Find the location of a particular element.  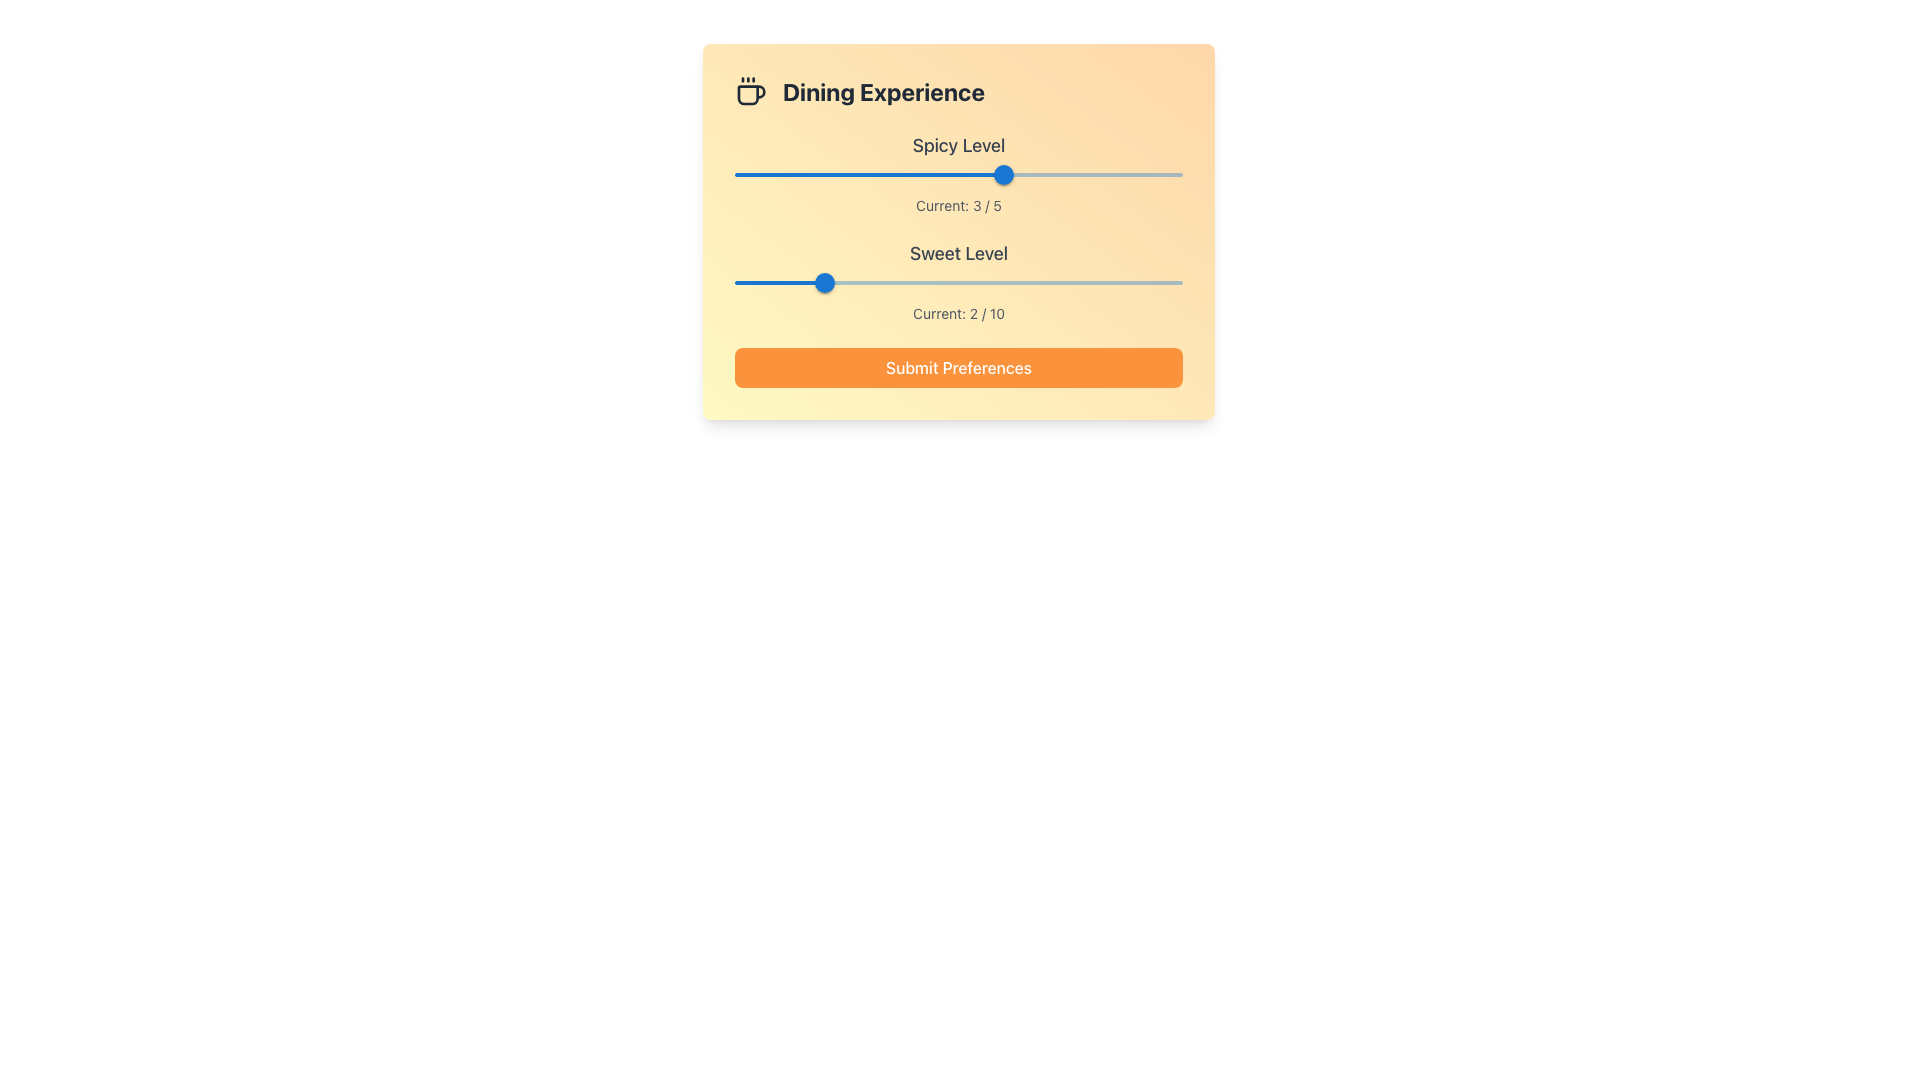

the 'Spicy Level' slider, which is the first slider under the label 'Spicy Level' and above the text 'Current: 3 / 5' is located at coordinates (958, 172).